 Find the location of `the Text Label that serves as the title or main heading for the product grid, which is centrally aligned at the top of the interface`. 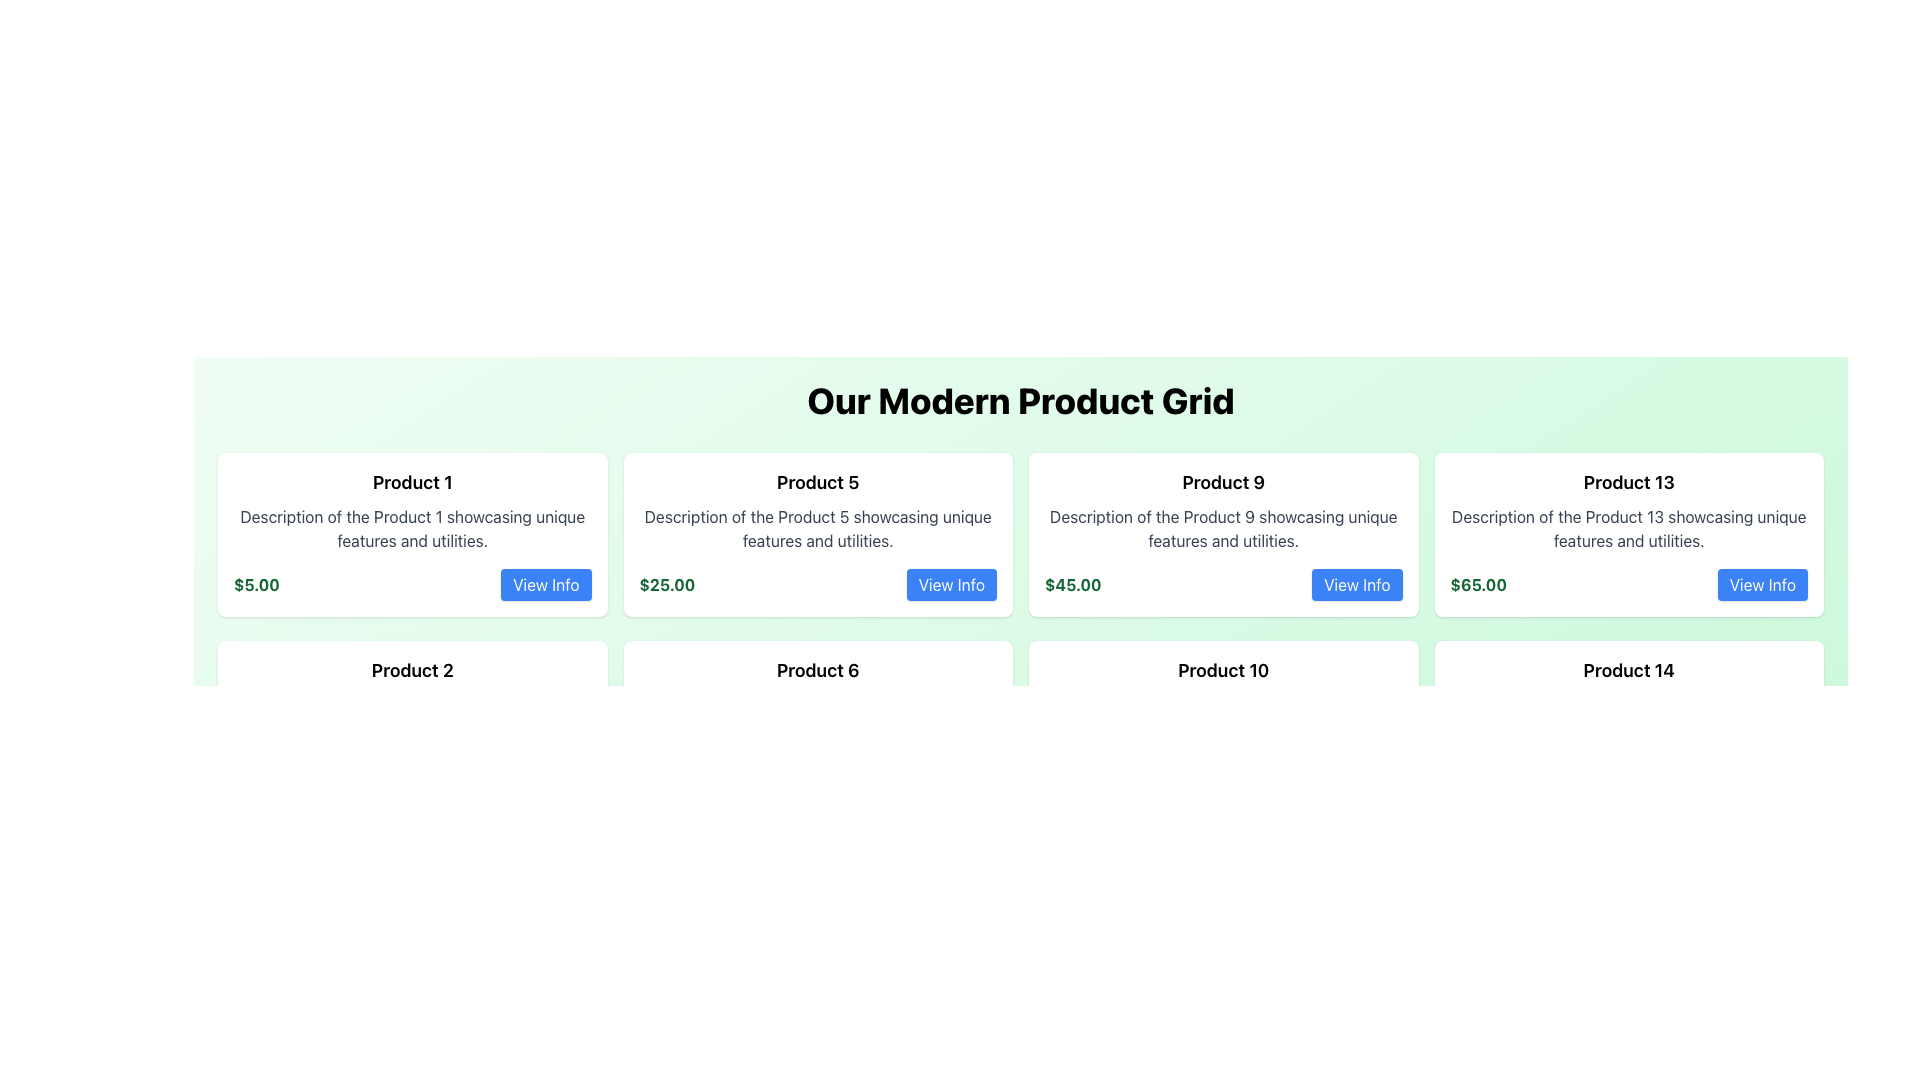

the Text Label that serves as the title or main heading for the product grid, which is centrally aligned at the top of the interface is located at coordinates (1021, 401).